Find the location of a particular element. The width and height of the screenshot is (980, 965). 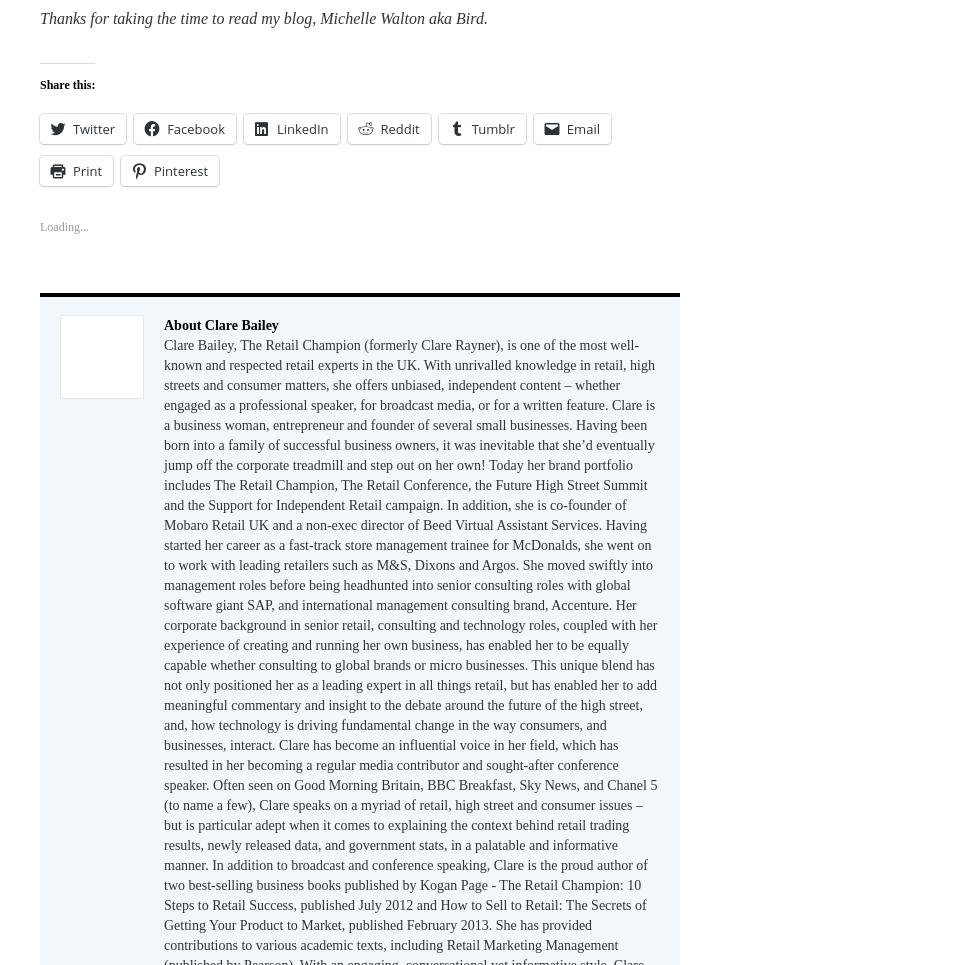

'About Clare Bailey' is located at coordinates (220, 323).